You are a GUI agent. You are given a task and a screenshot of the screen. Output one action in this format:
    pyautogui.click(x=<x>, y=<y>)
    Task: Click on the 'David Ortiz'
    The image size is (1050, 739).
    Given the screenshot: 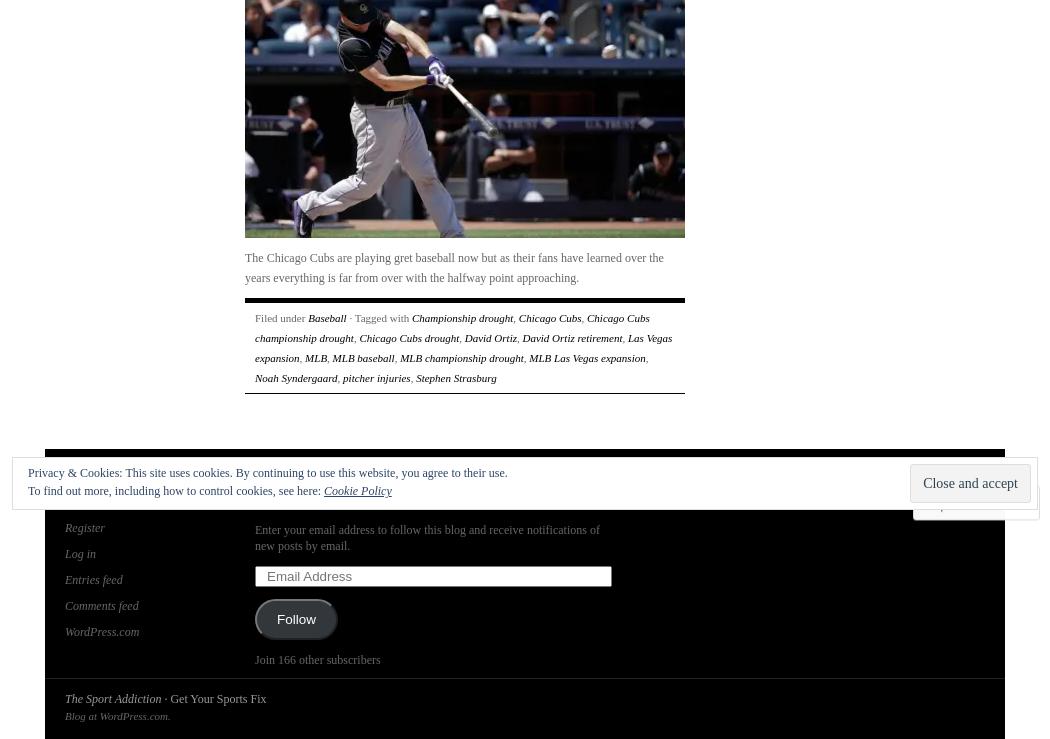 What is the action you would take?
    pyautogui.click(x=489, y=337)
    